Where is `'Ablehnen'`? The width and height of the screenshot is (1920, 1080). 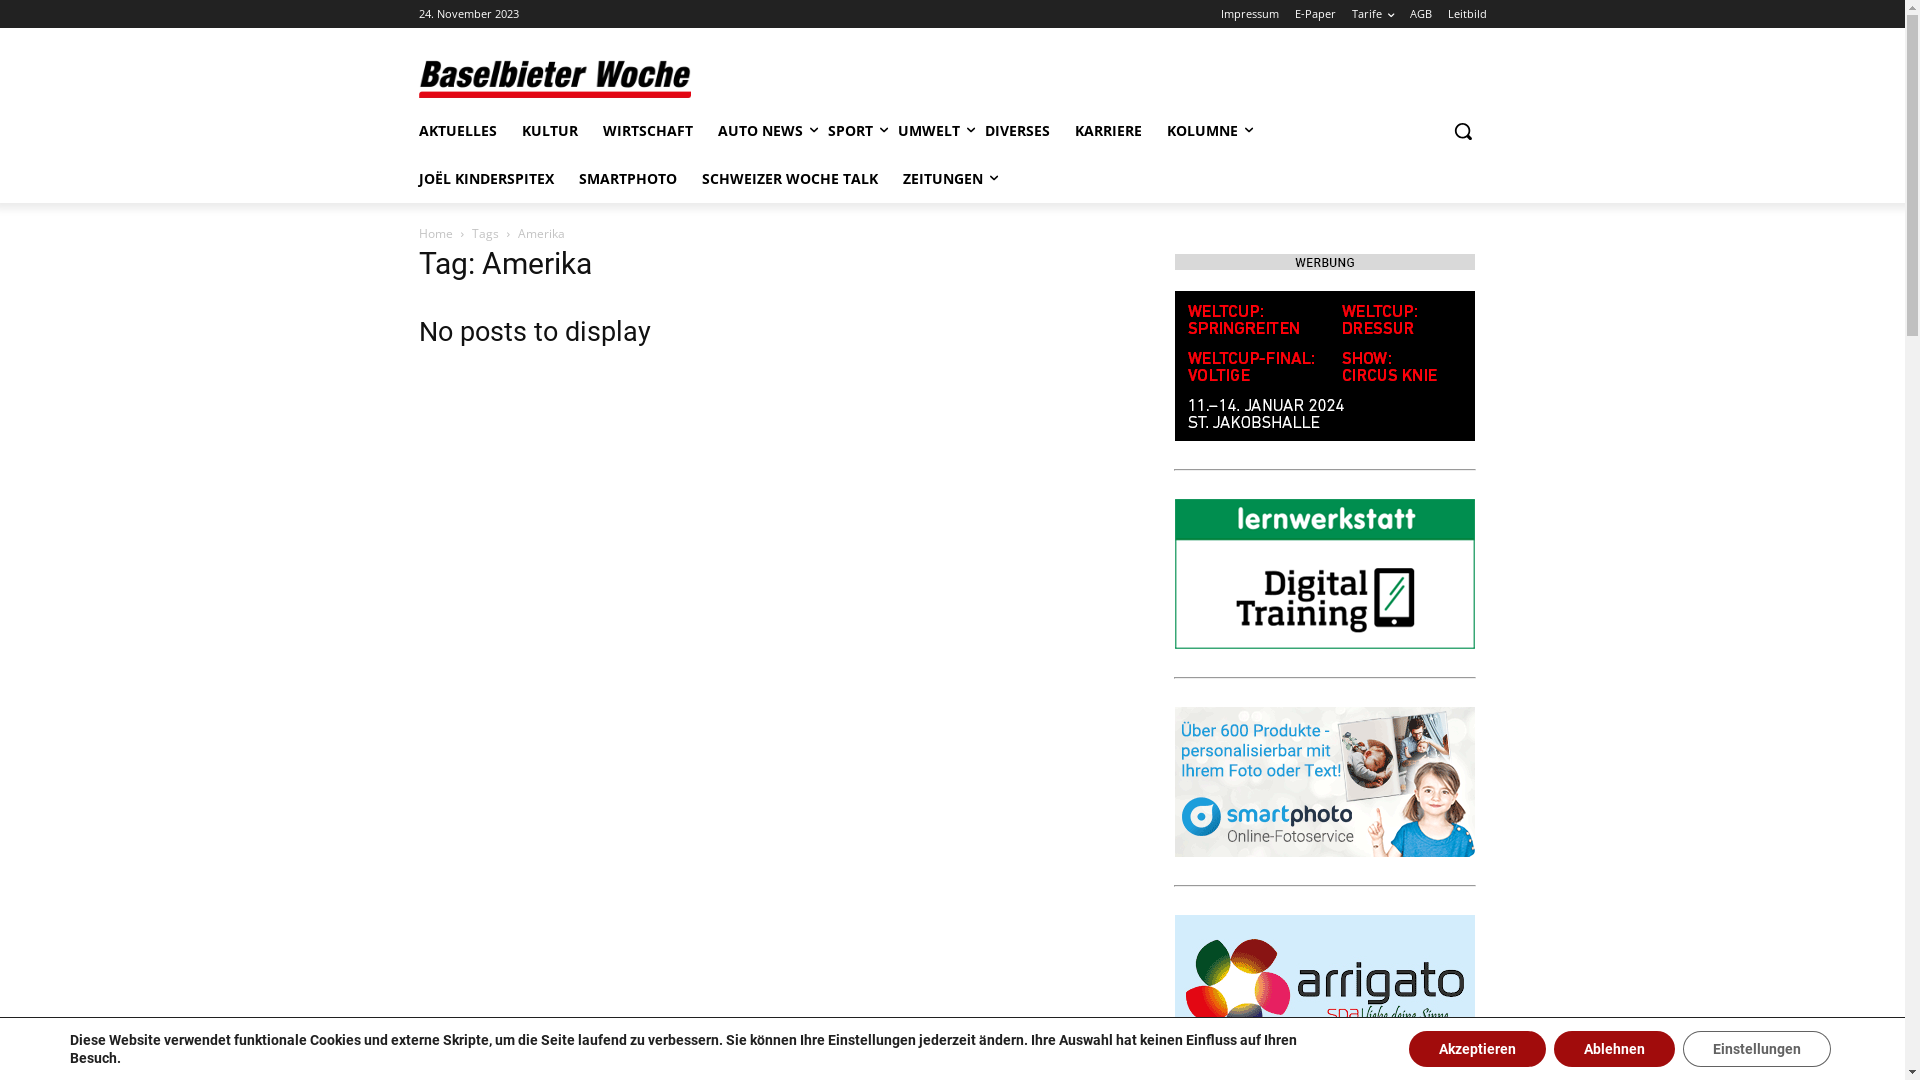 'Ablehnen' is located at coordinates (1553, 1048).